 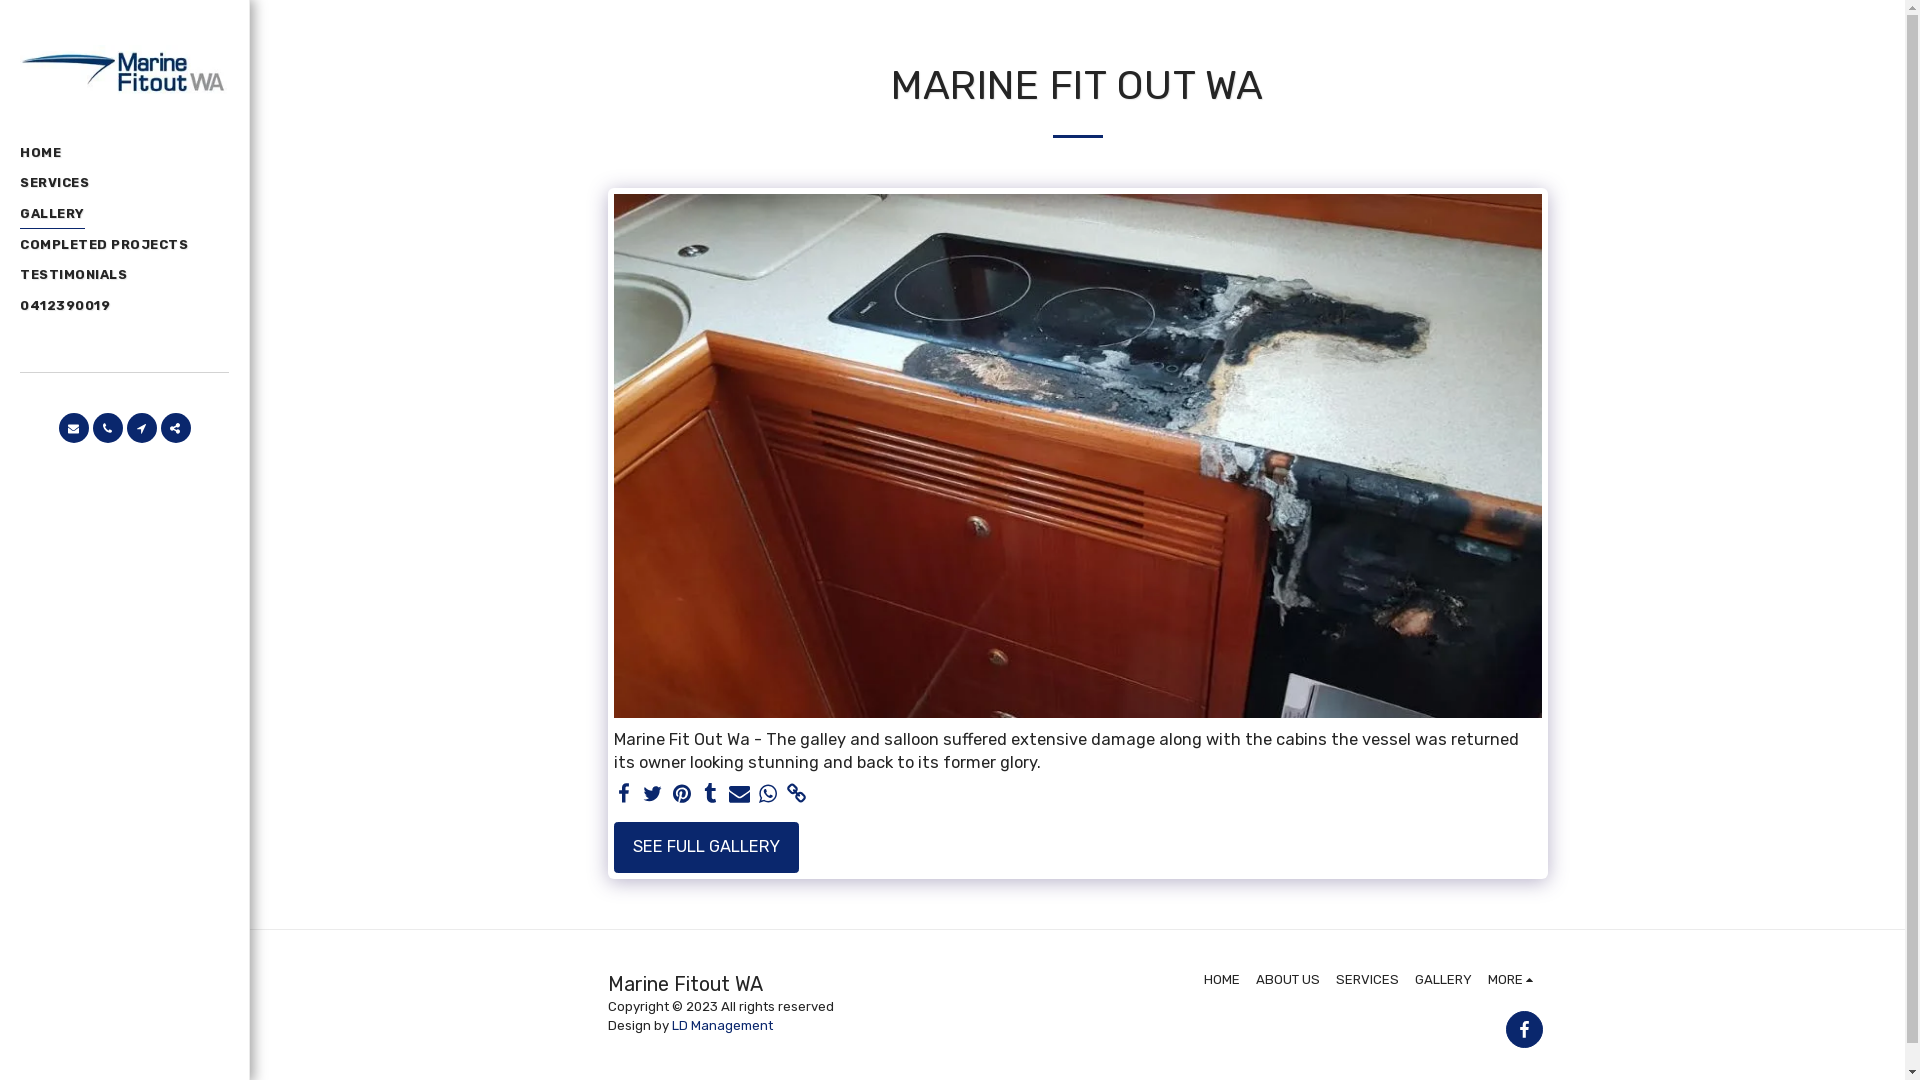 What do you see at coordinates (1366, 978) in the screenshot?
I see `'SERVICES'` at bounding box center [1366, 978].